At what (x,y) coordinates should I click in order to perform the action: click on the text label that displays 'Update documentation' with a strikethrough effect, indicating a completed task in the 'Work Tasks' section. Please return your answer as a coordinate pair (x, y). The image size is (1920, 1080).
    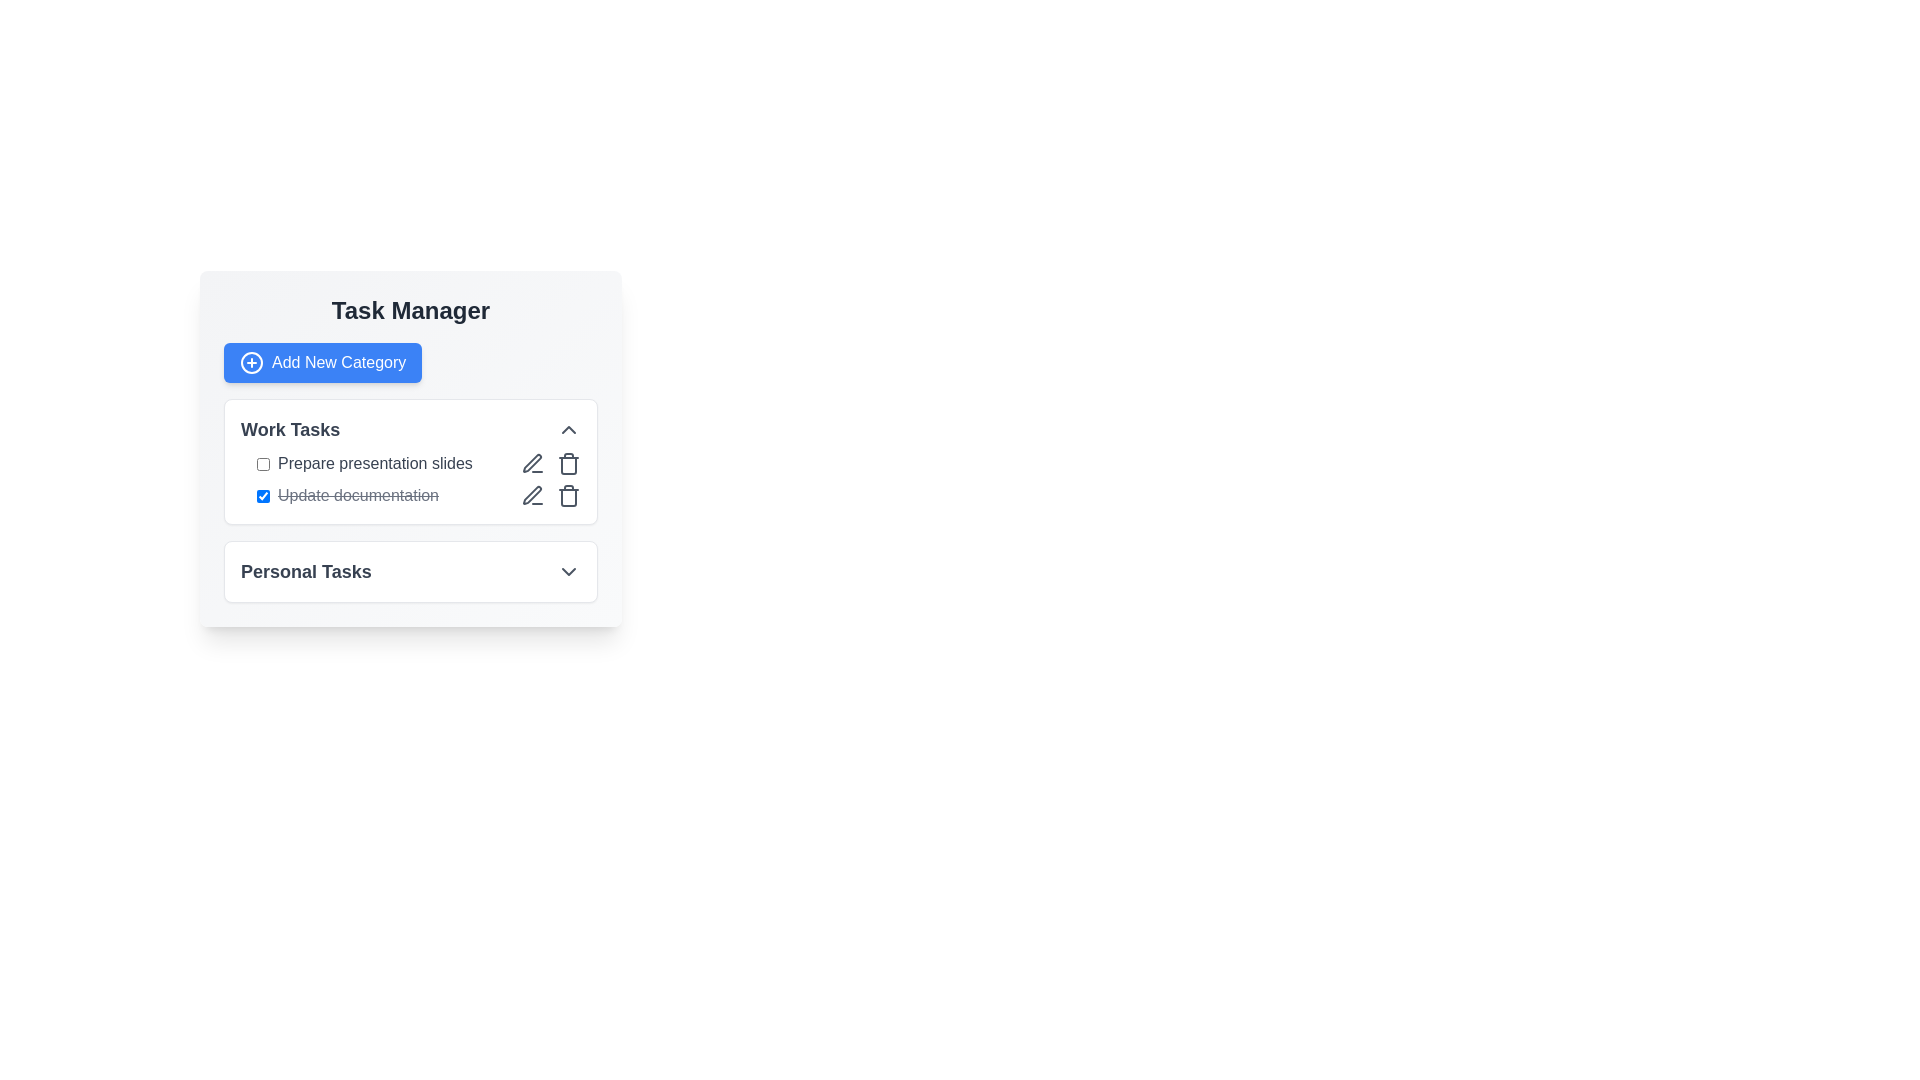
    Looking at the image, I should click on (358, 495).